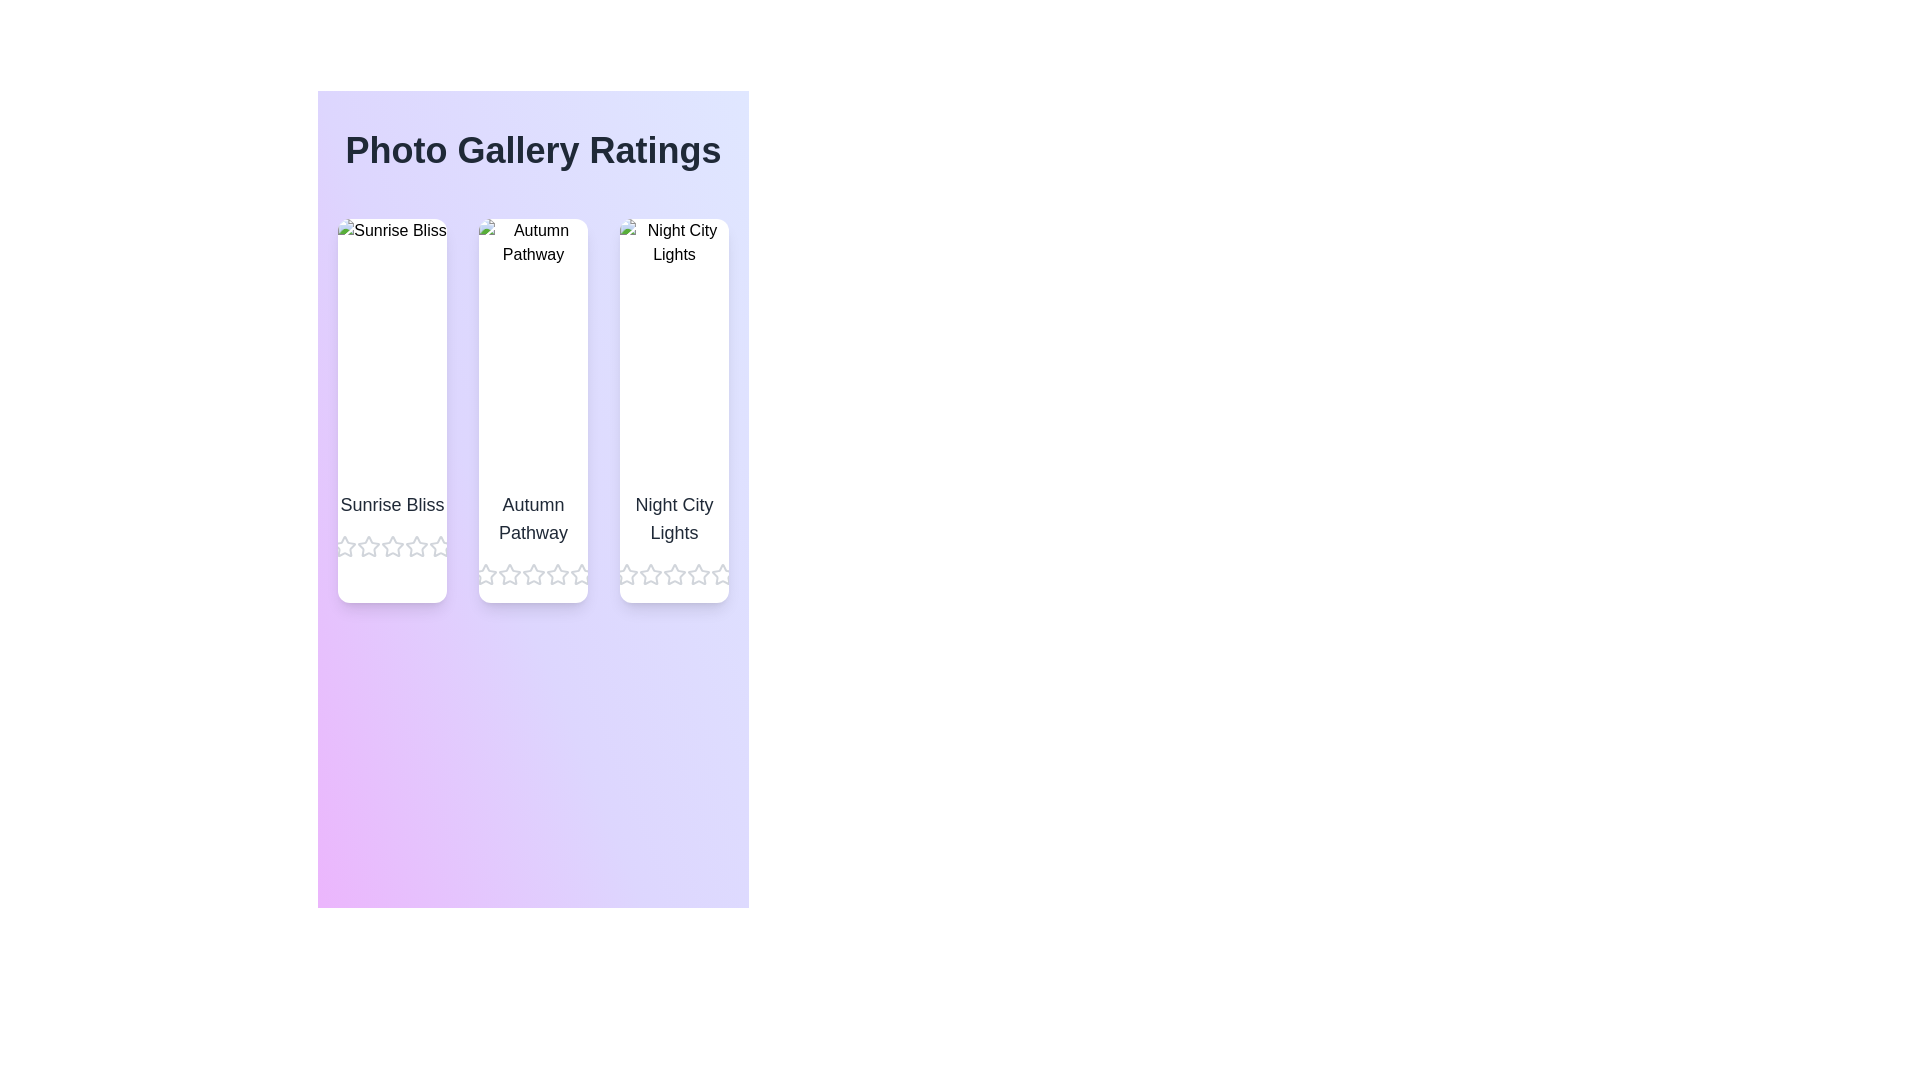  I want to click on the star corresponding to 4 stars for the image titled Sunrise Bliss, so click(415, 547).